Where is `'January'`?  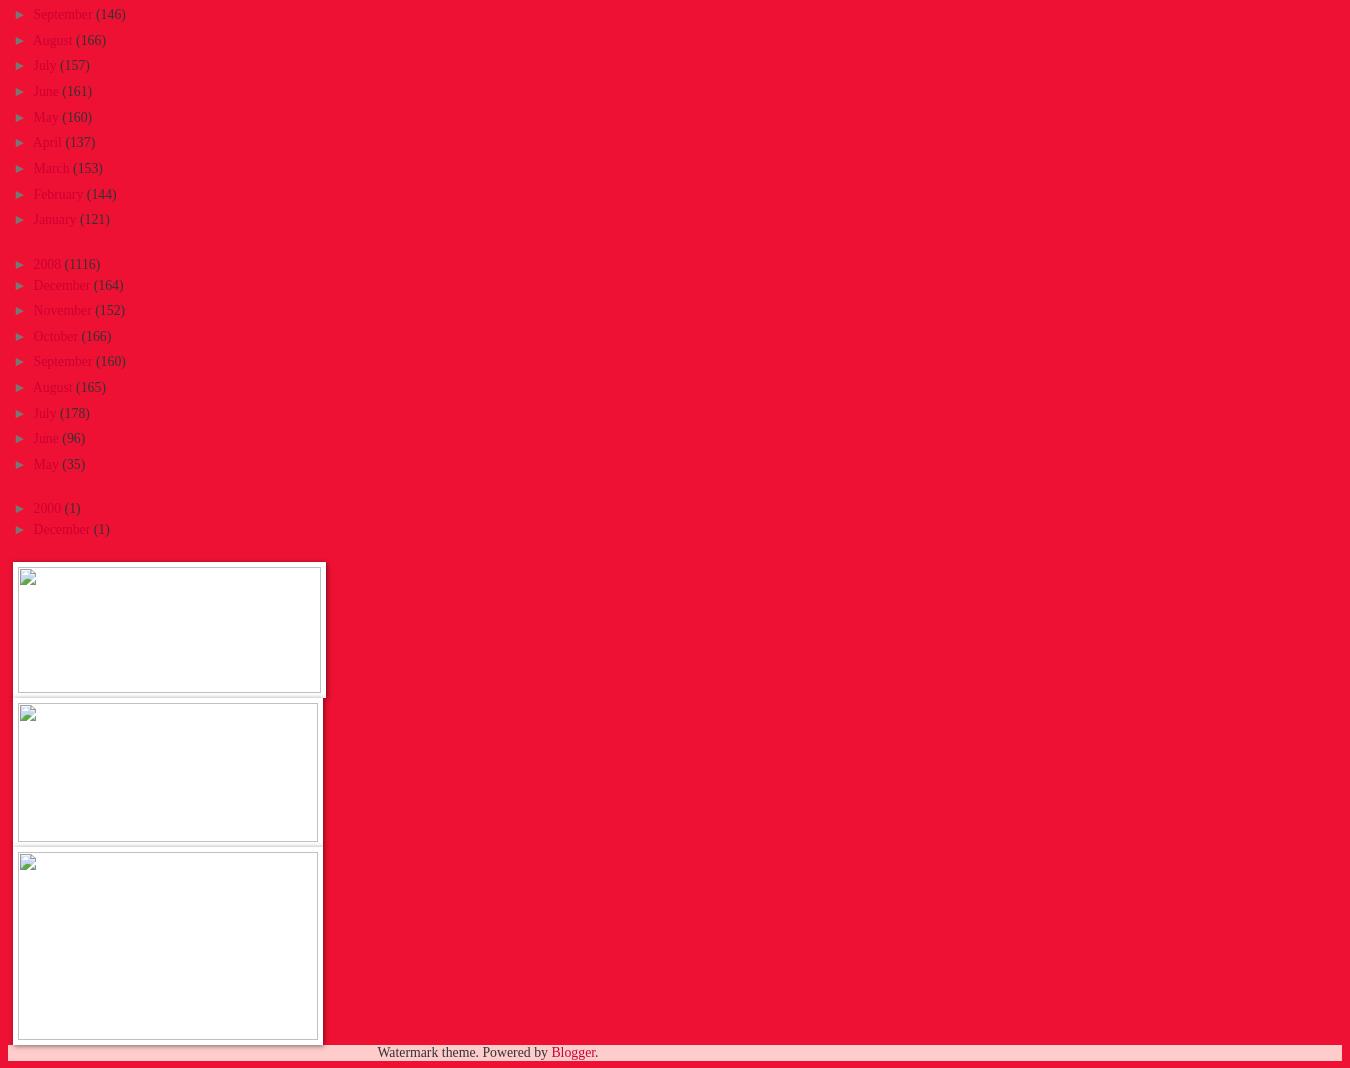 'January' is located at coordinates (55, 219).